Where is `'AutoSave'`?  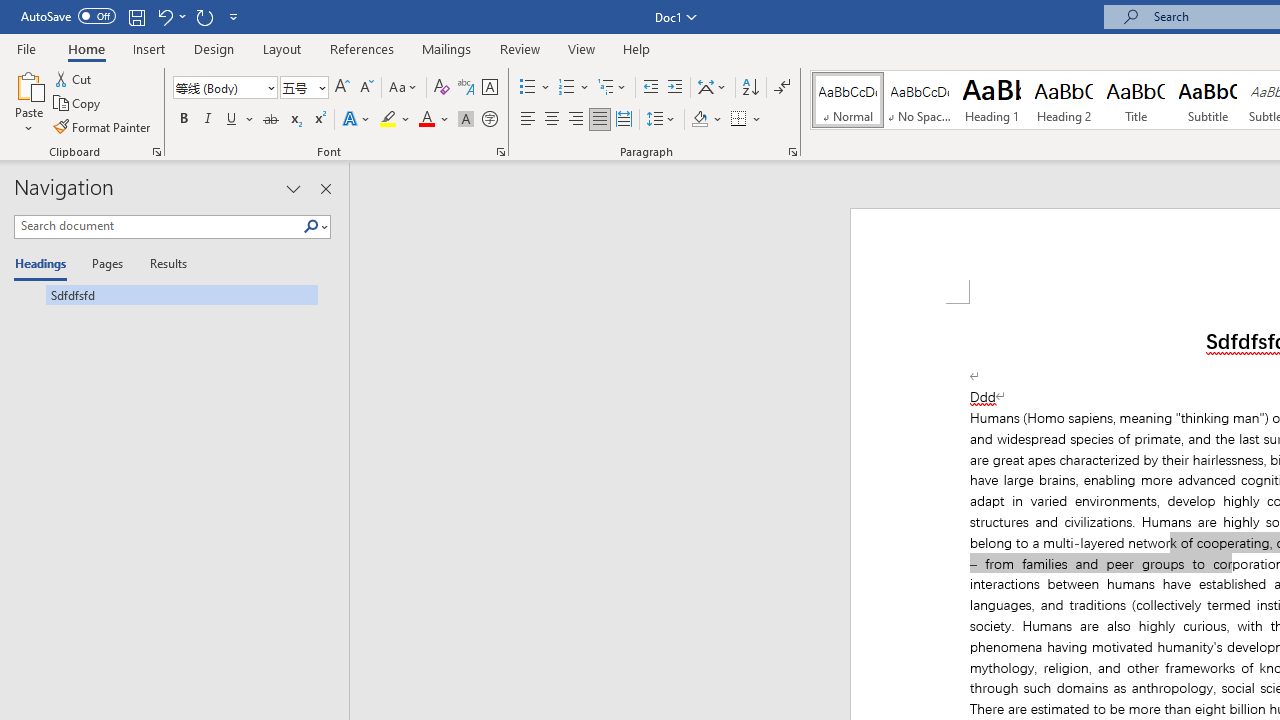
'AutoSave' is located at coordinates (68, 16).